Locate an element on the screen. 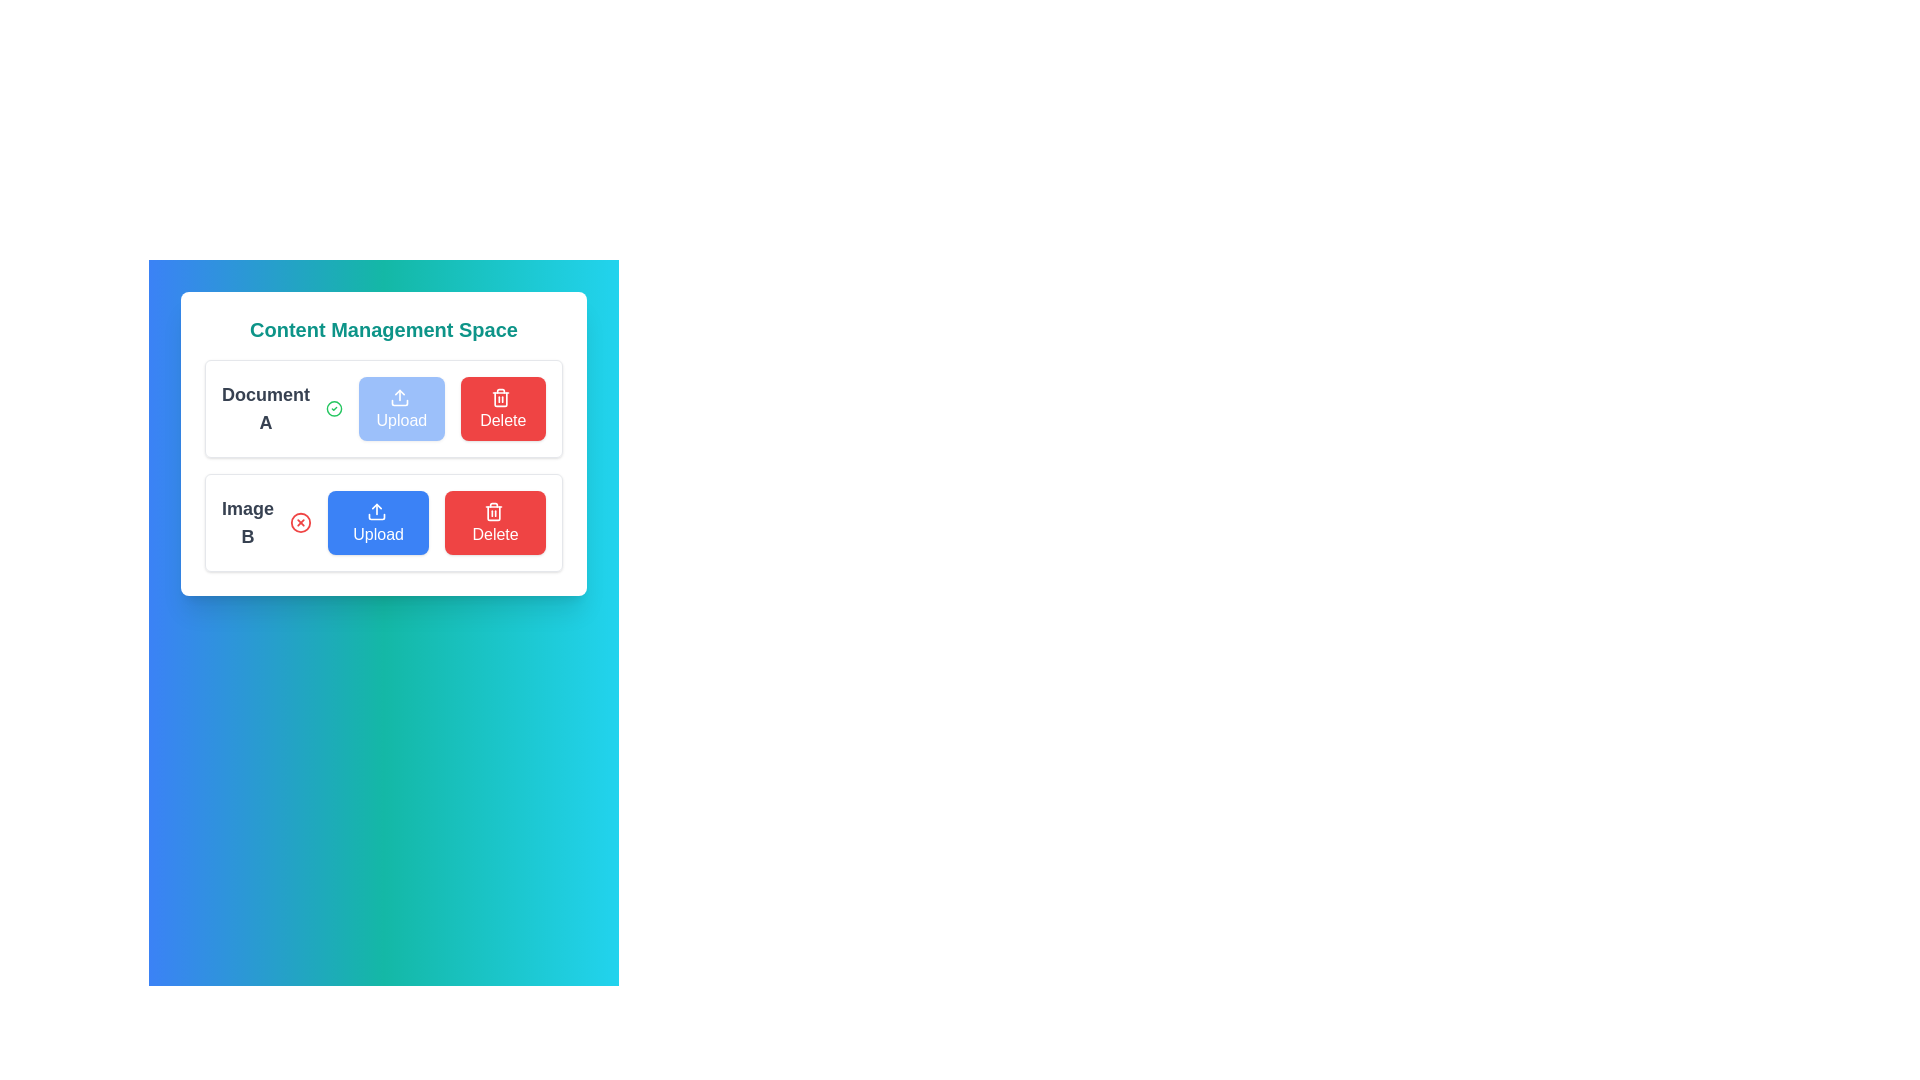 Image resolution: width=1920 pixels, height=1080 pixels. the 'Upload' button represented by the horizontal line segment at the bottom of the SVG icon associated with 'Image B' is located at coordinates (376, 515).